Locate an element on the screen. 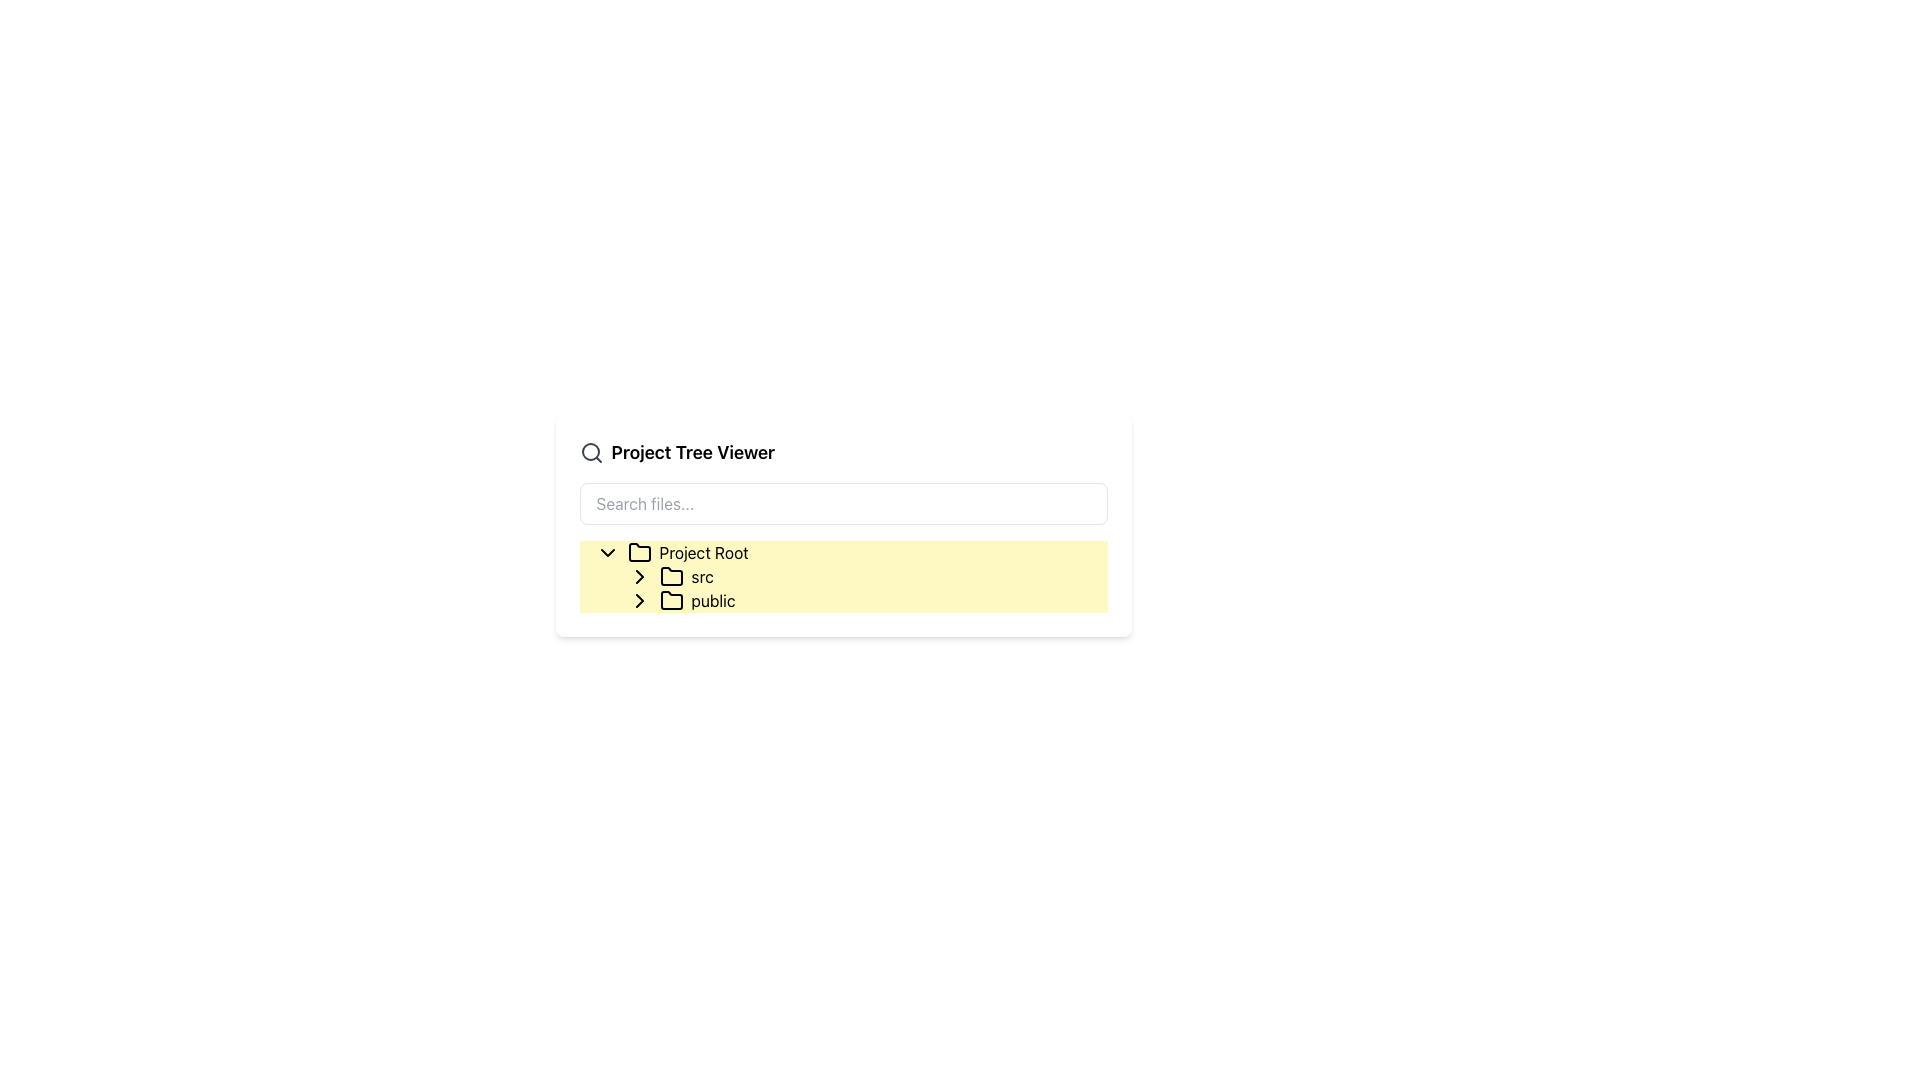 Image resolution: width=1920 pixels, height=1080 pixels. the search icon located to the immediate left of the text 'Project Tree Viewer', which serves as an interactive element suggesting search functionality is located at coordinates (590, 452).